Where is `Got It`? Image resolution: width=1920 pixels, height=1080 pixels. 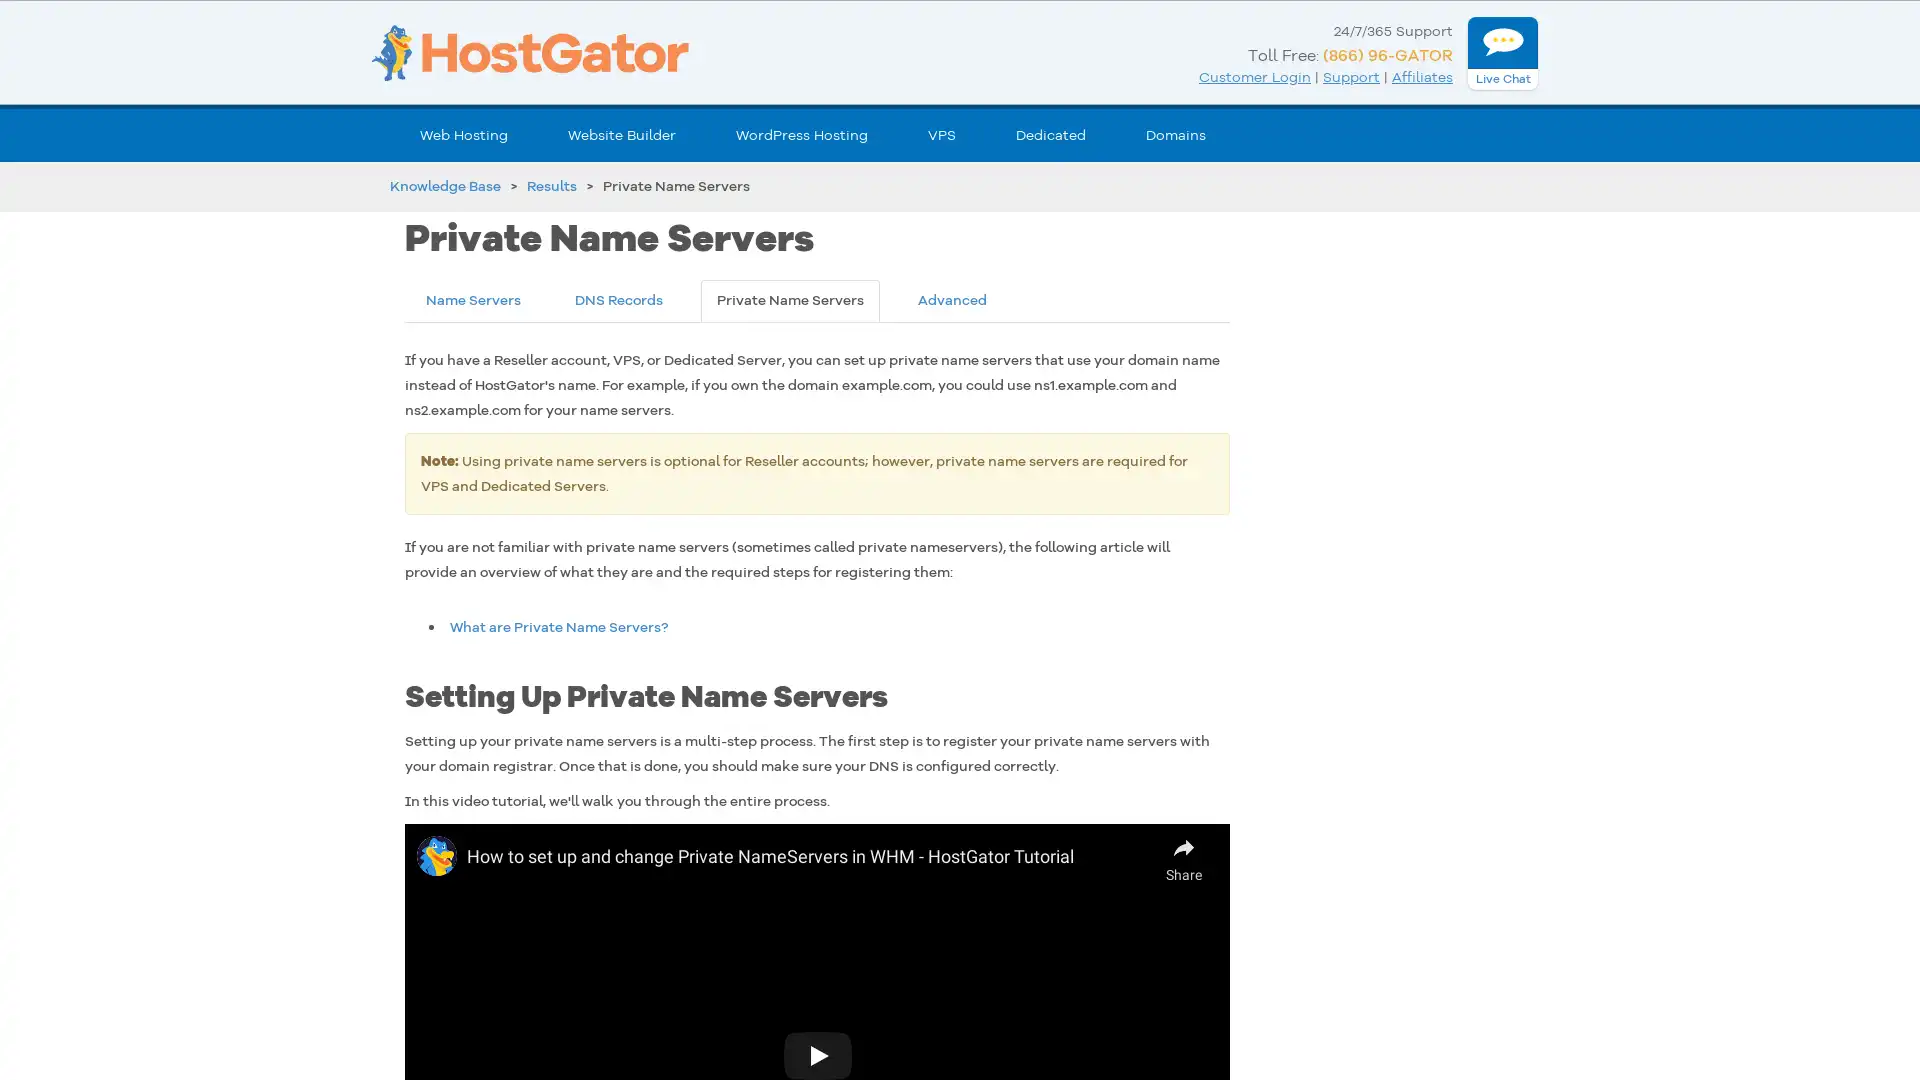
Got It is located at coordinates (203, 955).